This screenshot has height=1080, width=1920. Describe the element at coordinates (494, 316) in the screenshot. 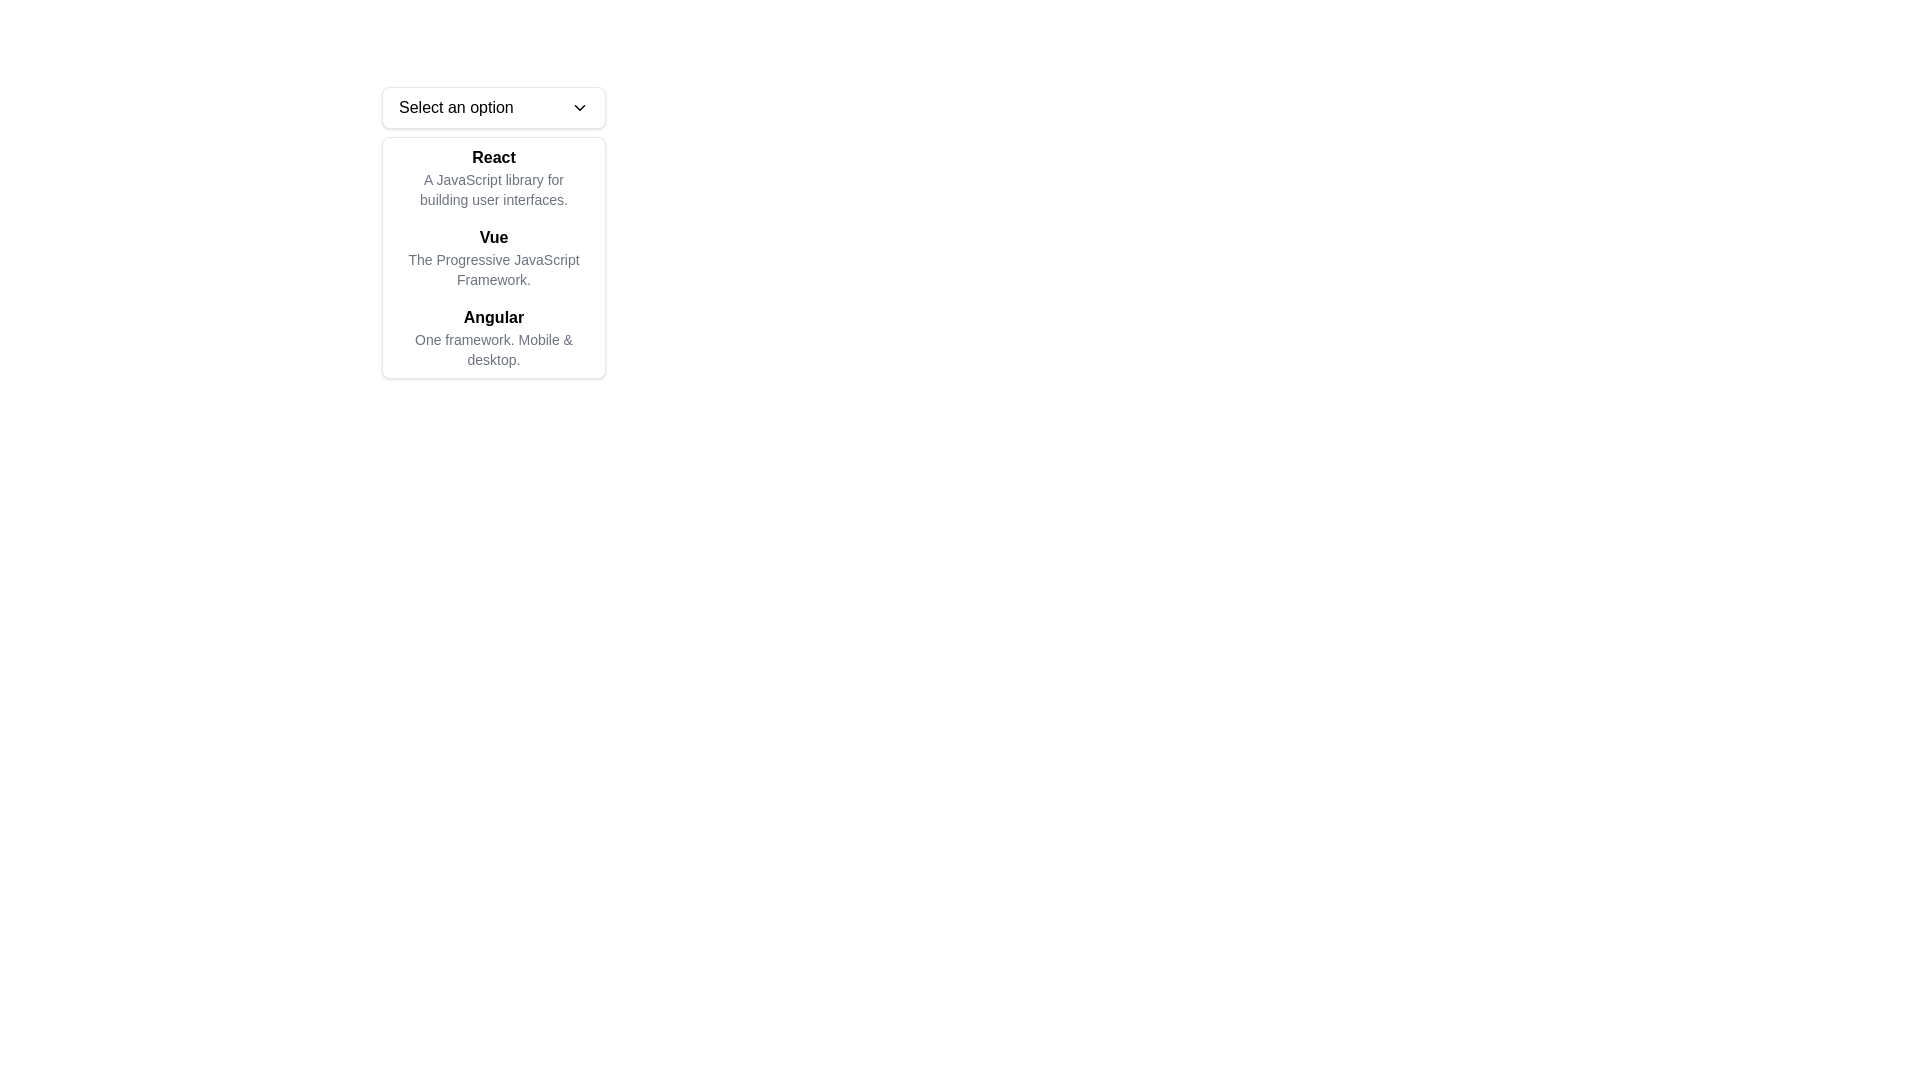

I see `text label that says 'Angular', which is a bold title of the first item in a dropdown menu list, positioned above its description` at that location.